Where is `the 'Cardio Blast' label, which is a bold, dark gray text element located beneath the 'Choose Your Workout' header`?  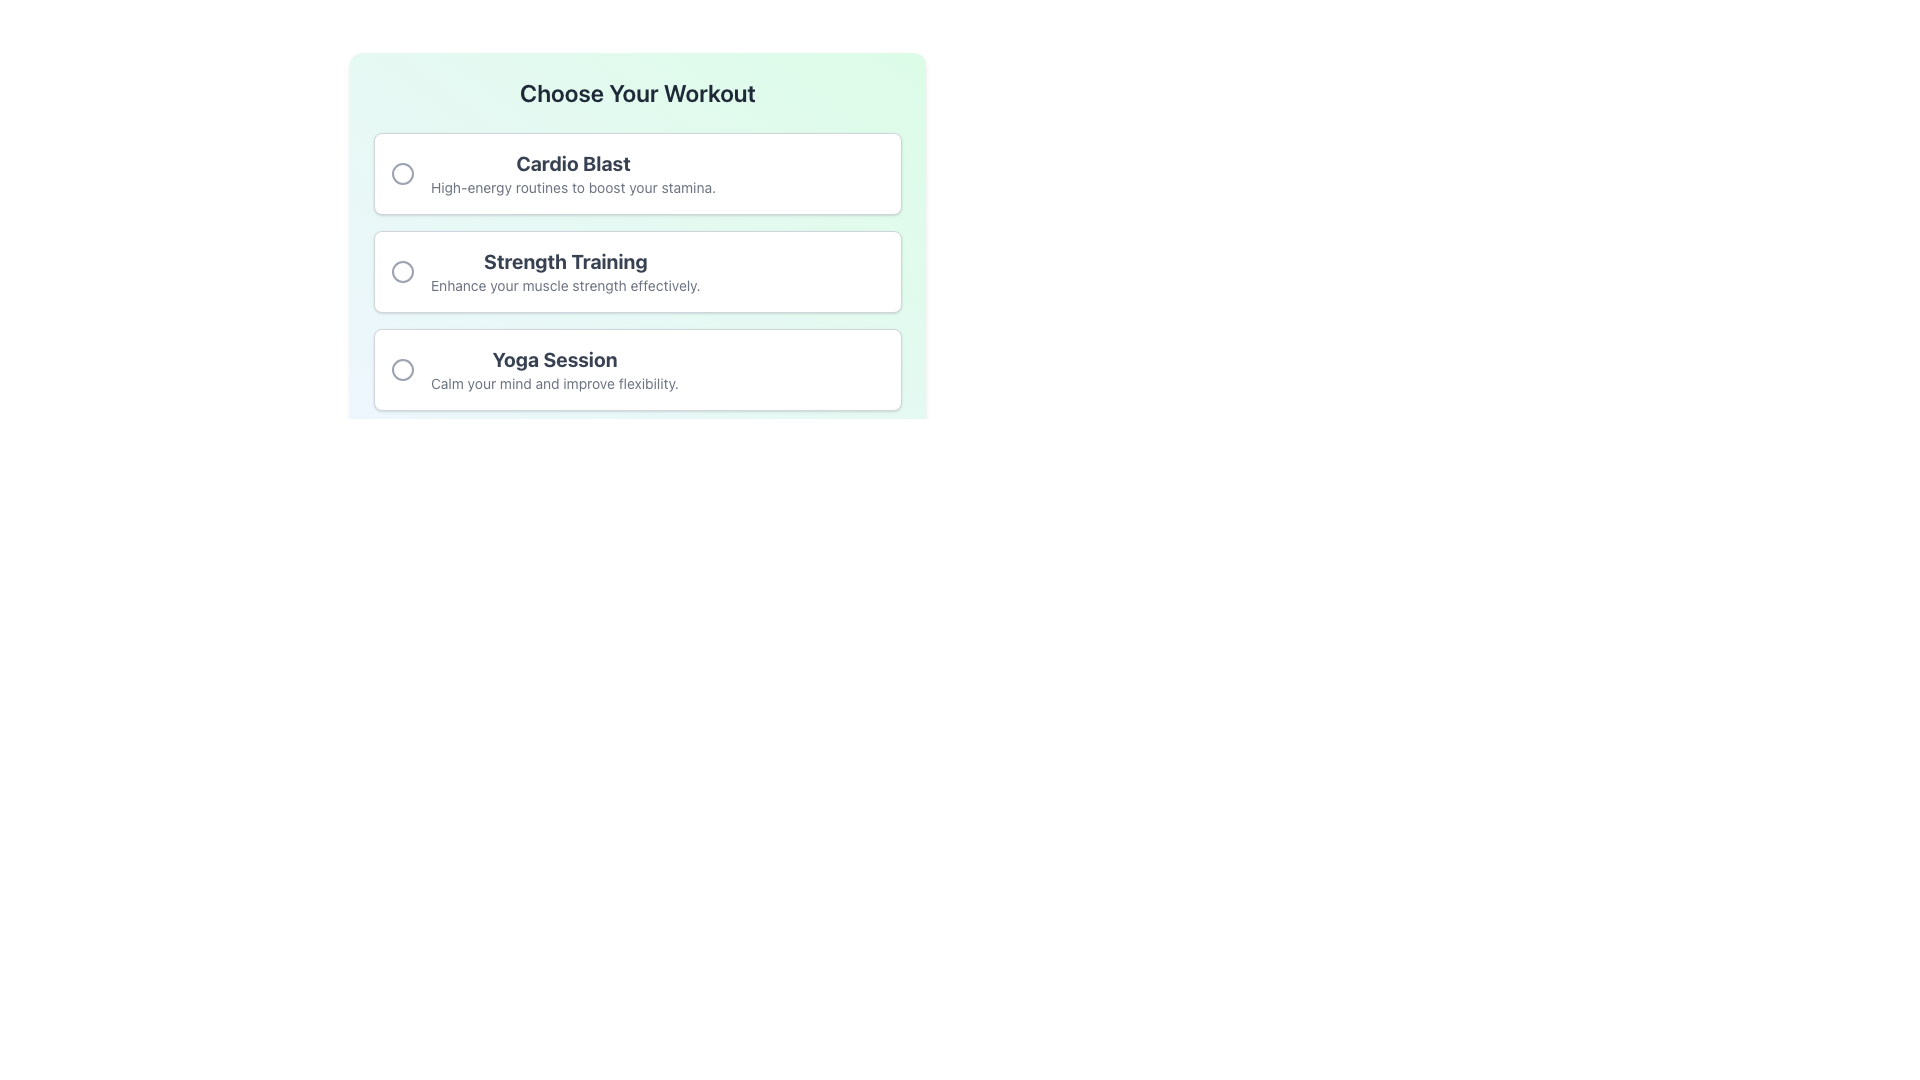
the 'Cardio Blast' label, which is a bold, dark gray text element located beneath the 'Choose Your Workout' header is located at coordinates (572, 163).